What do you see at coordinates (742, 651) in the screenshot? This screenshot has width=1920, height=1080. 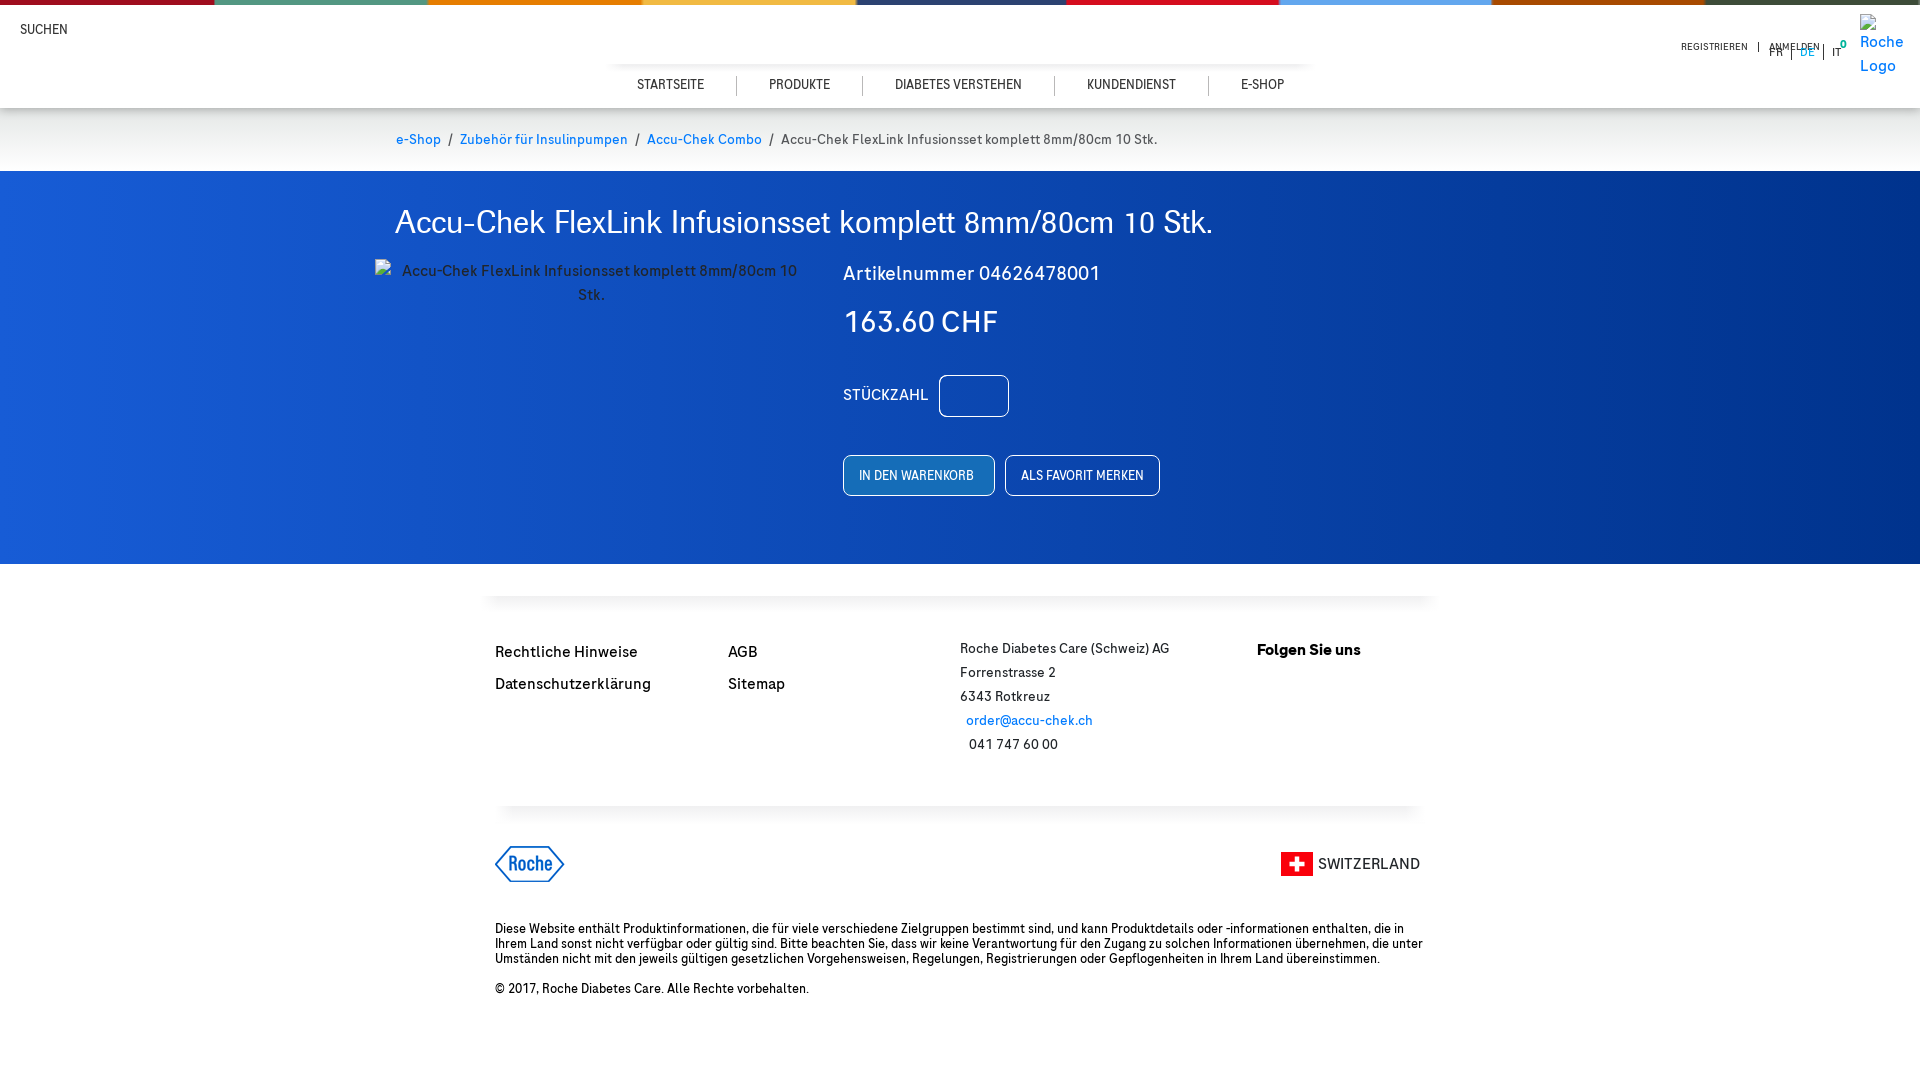 I see `'AGB'` at bounding box center [742, 651].